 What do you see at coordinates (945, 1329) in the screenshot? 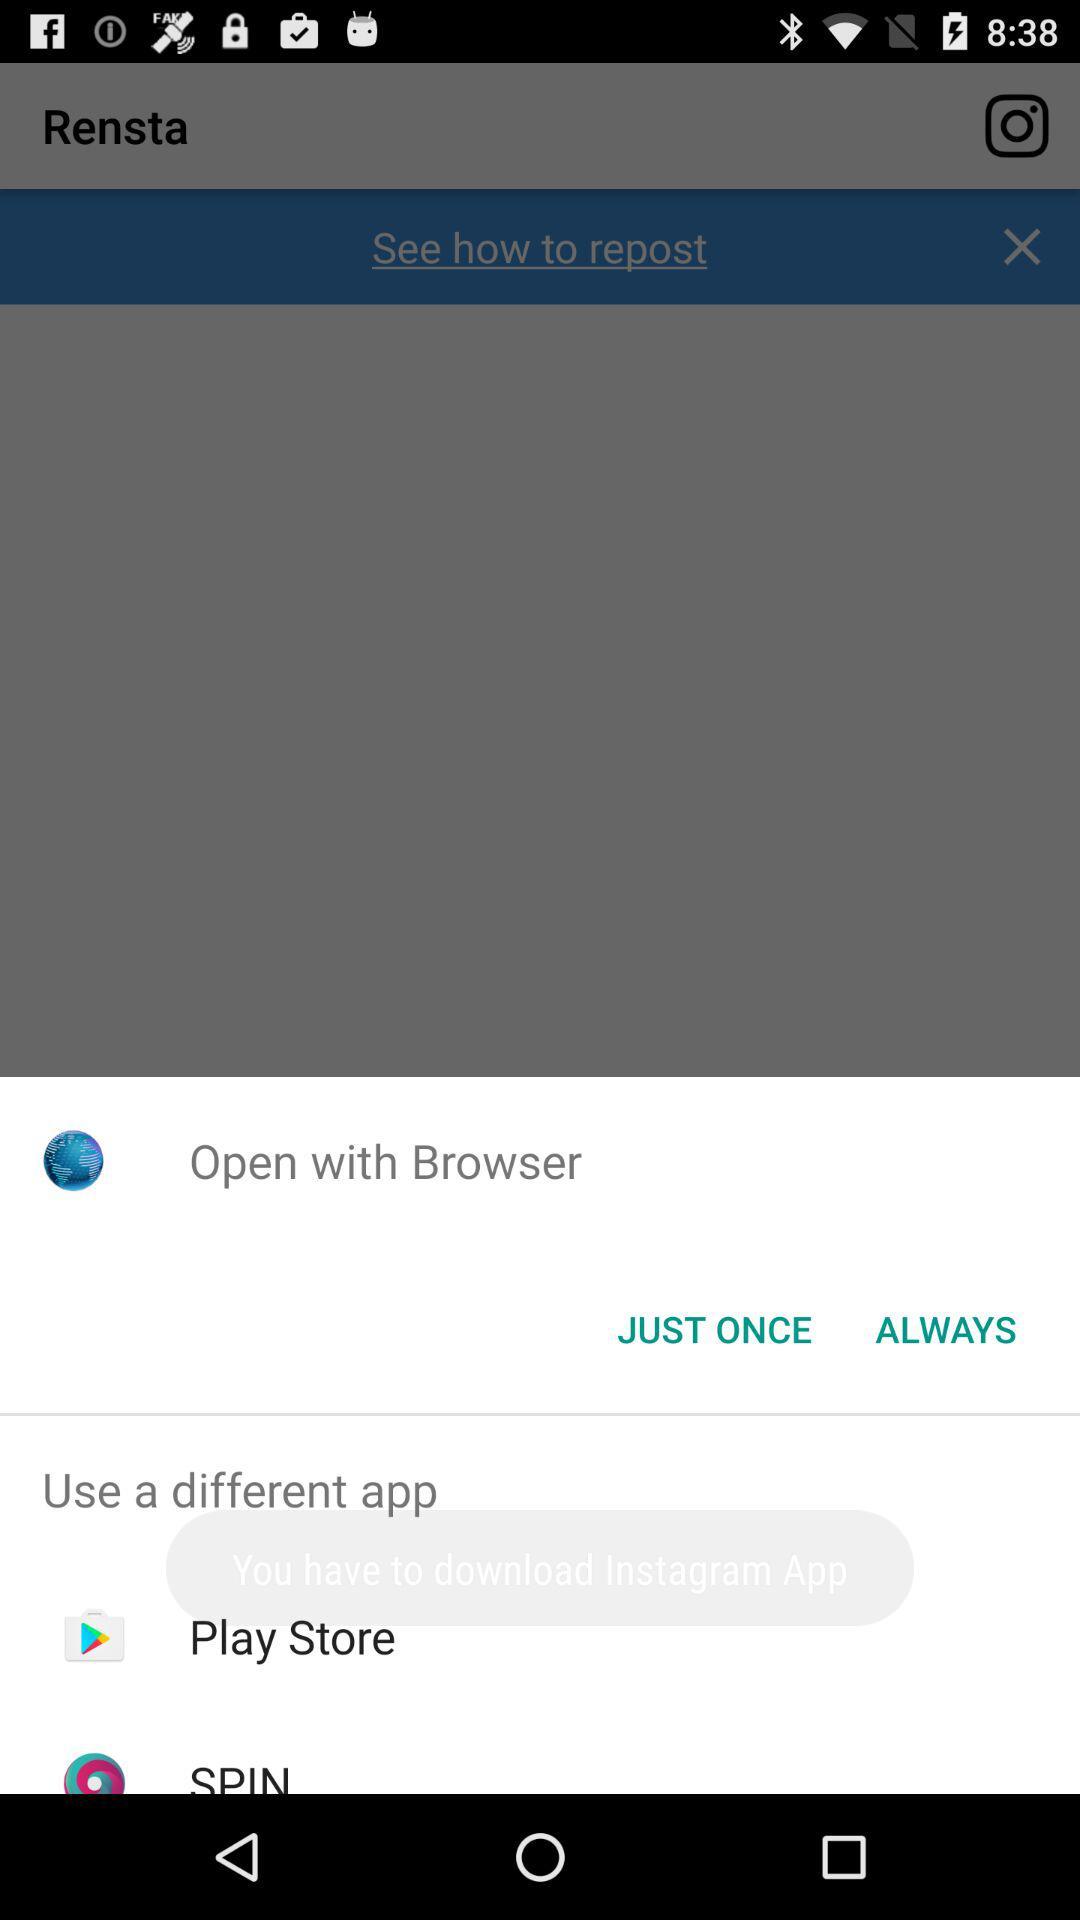
I see `icon next to the just once item` at bounding box center [945, 1329].